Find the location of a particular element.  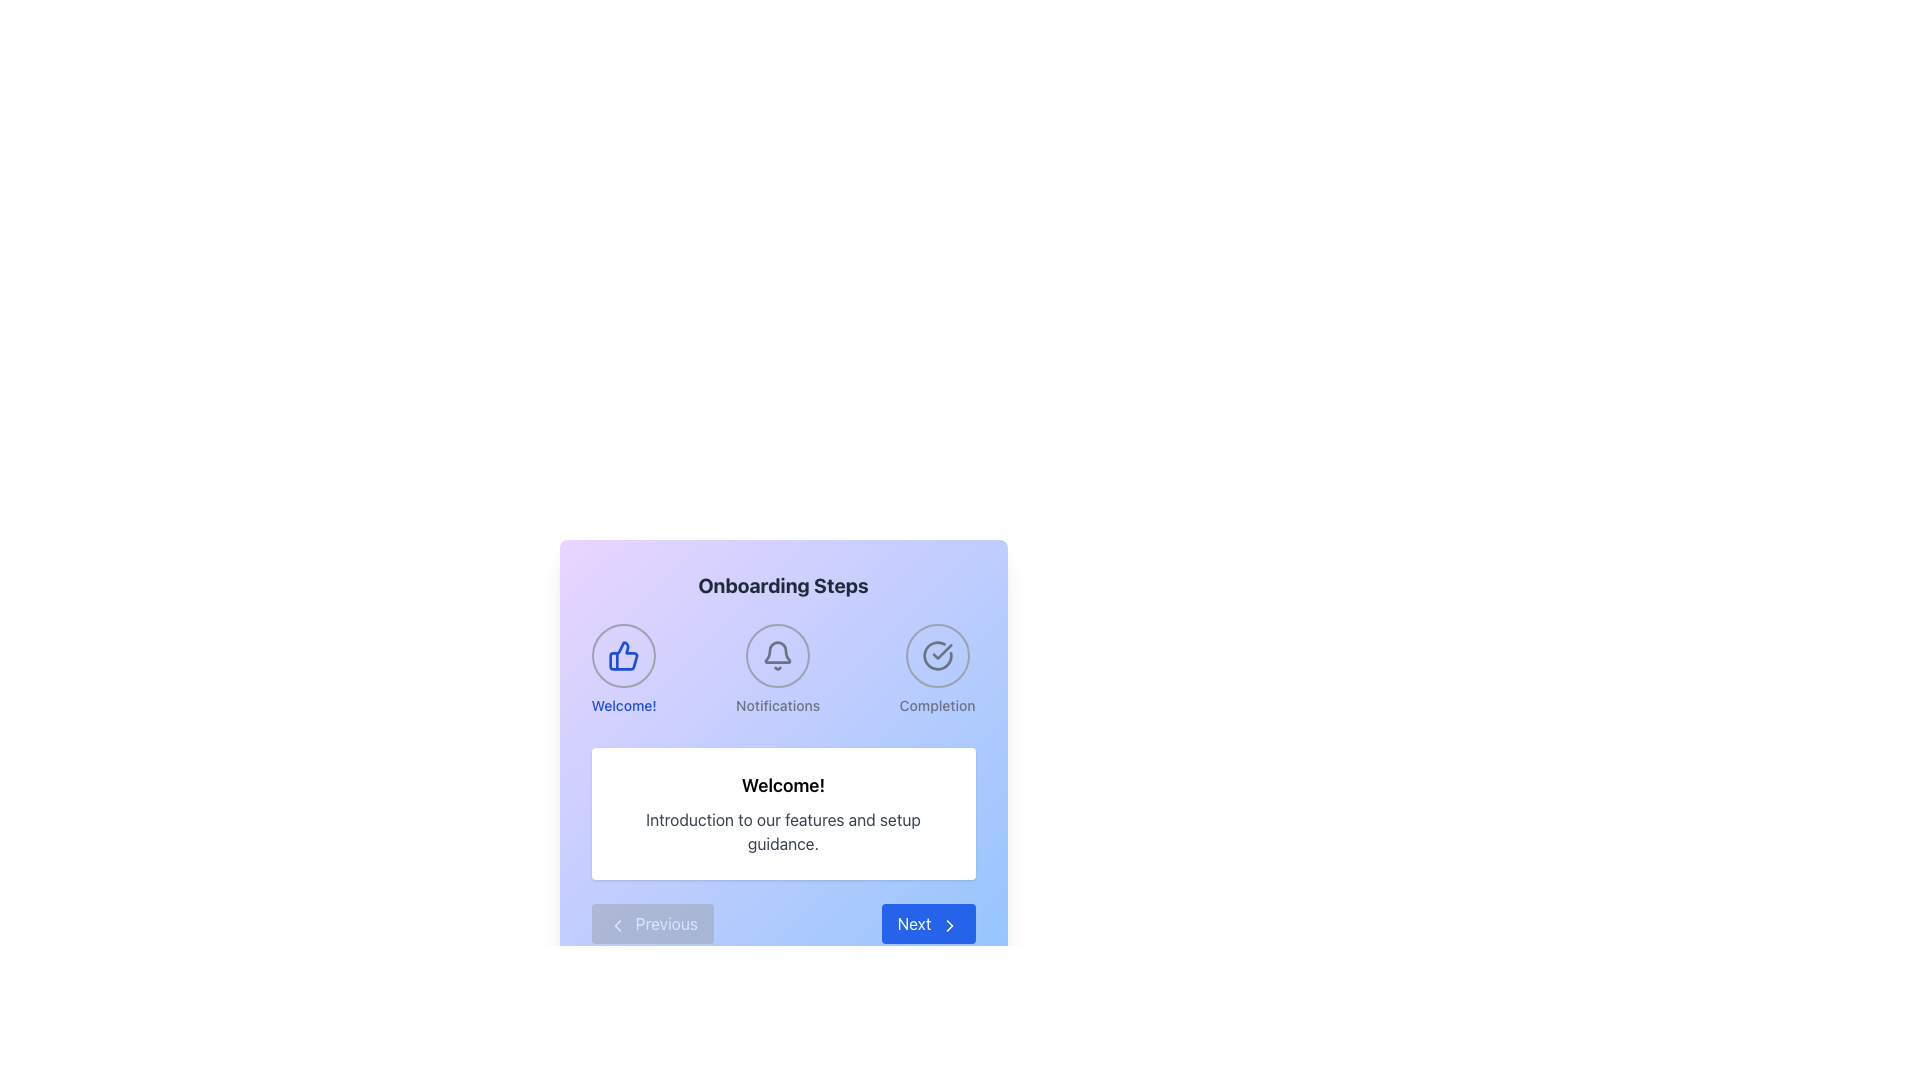

the circular bell icon under the 'Onboarding Steps' section is located at coordinates (777, 655).